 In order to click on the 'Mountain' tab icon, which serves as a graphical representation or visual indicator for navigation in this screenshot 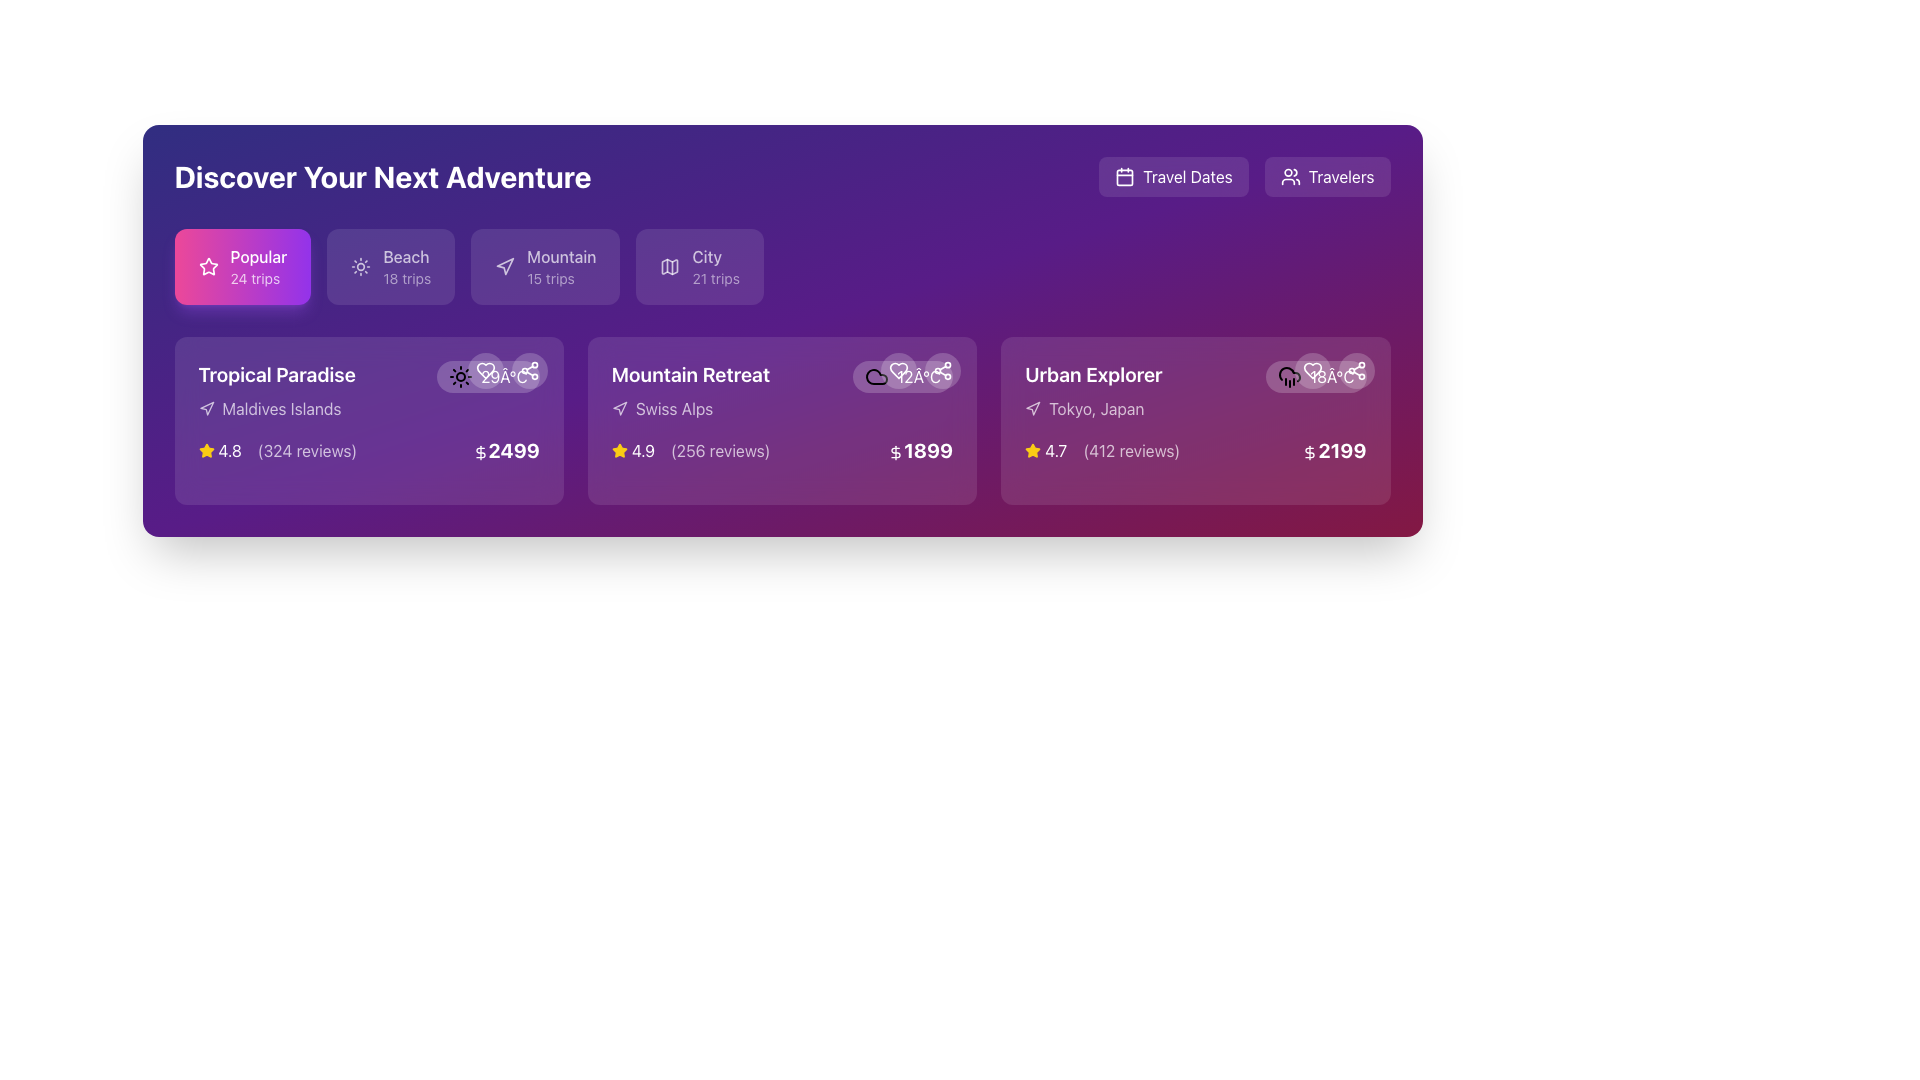, I will do `click(505, 265)`.